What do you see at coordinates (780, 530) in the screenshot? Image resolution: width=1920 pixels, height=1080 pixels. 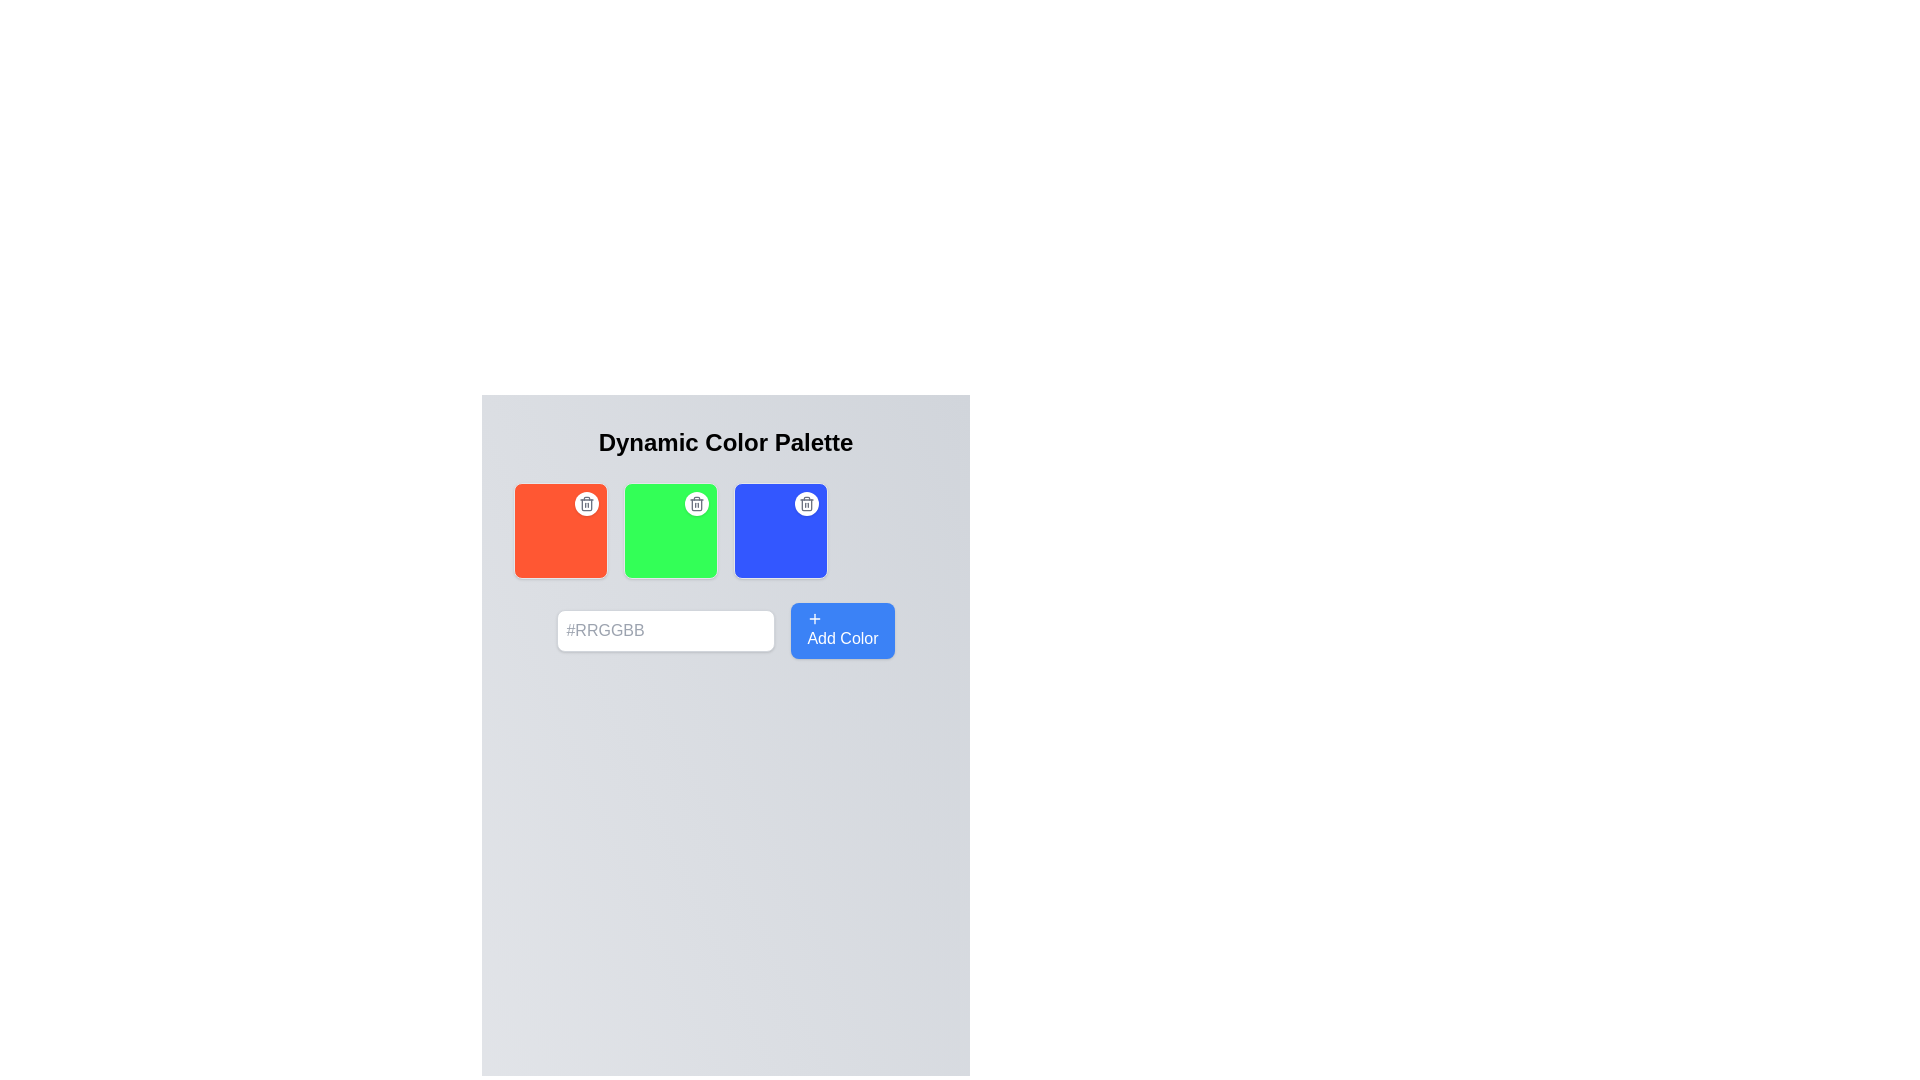 I see `the third interactive color box with an embedded delete button, located` at bounding box center [780, 530].